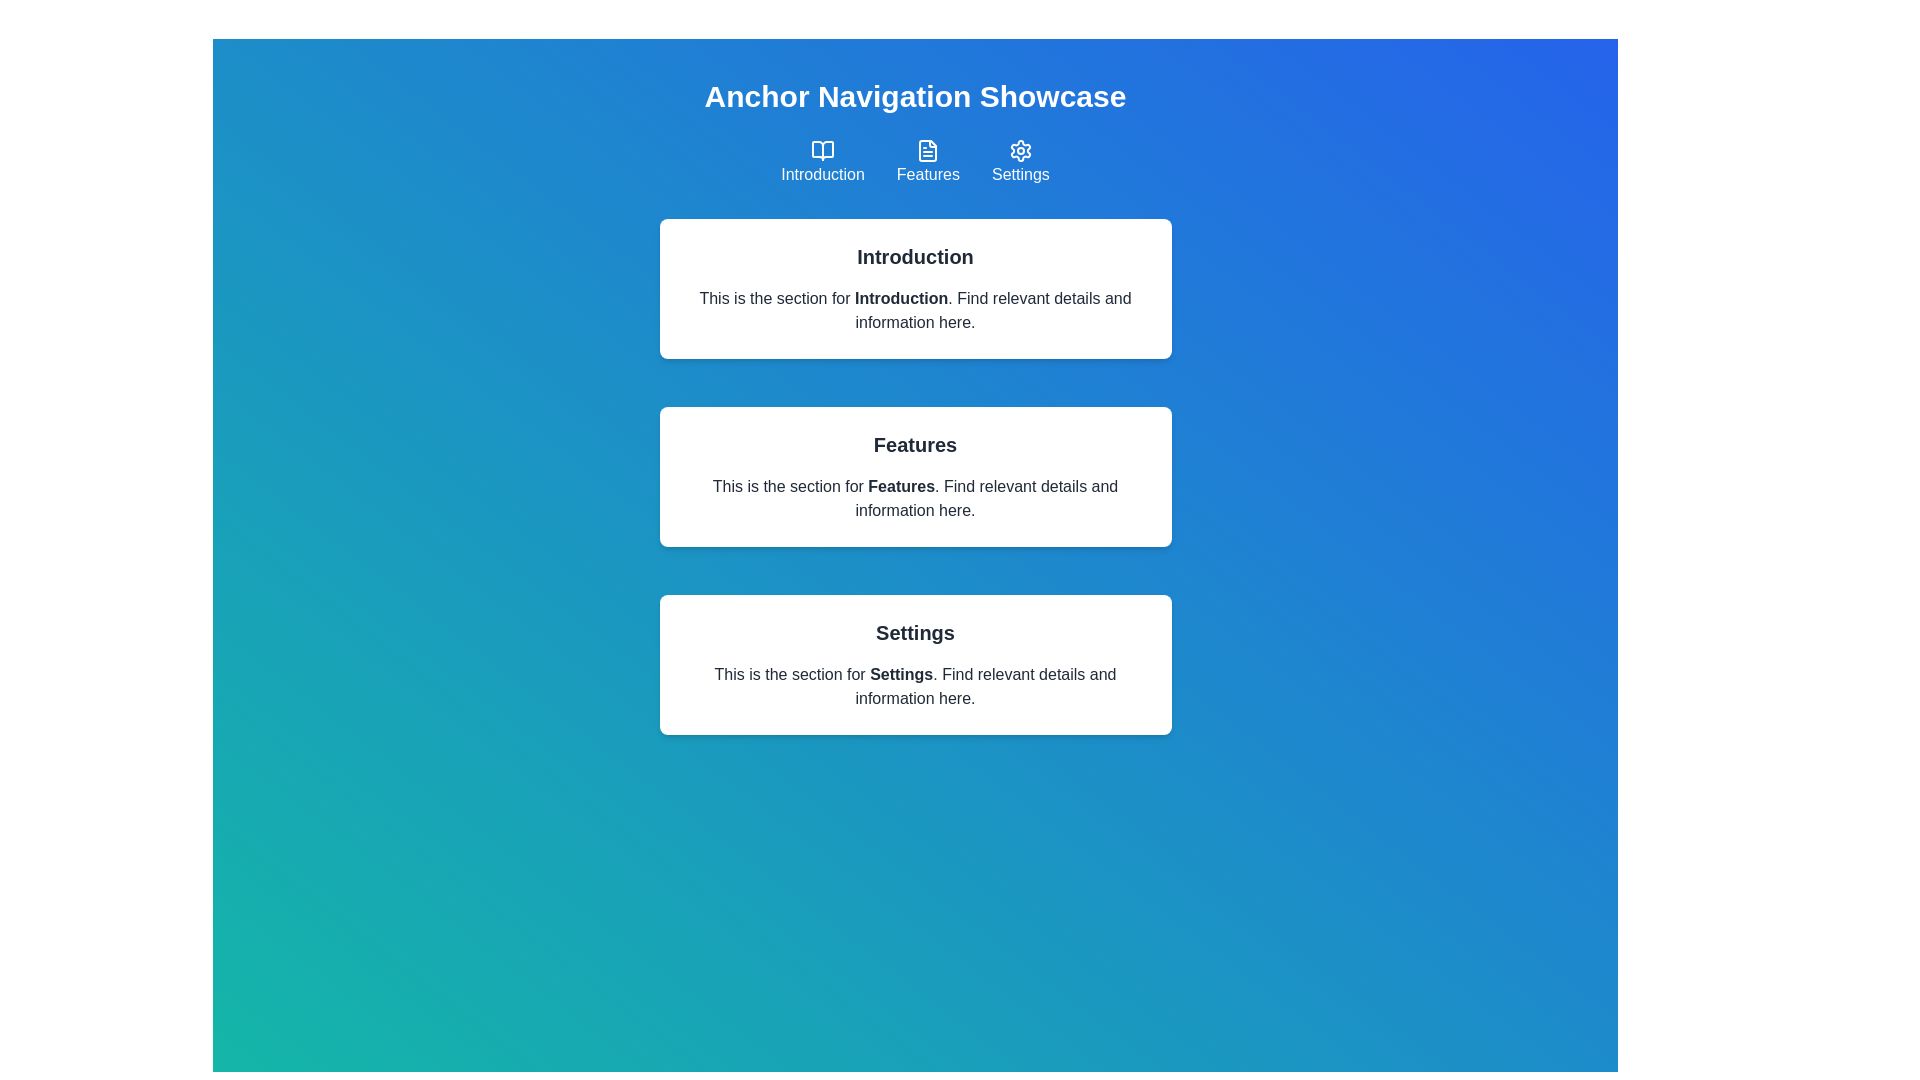 This screenshot has height=1080, width=1920. What do you see at coordinates (900, 674) in the screenshot?
I see `the 'Settings' text label, which is prominently displayed in bold font within the third card below the 'Features' section` at bounding box center [900, 674].